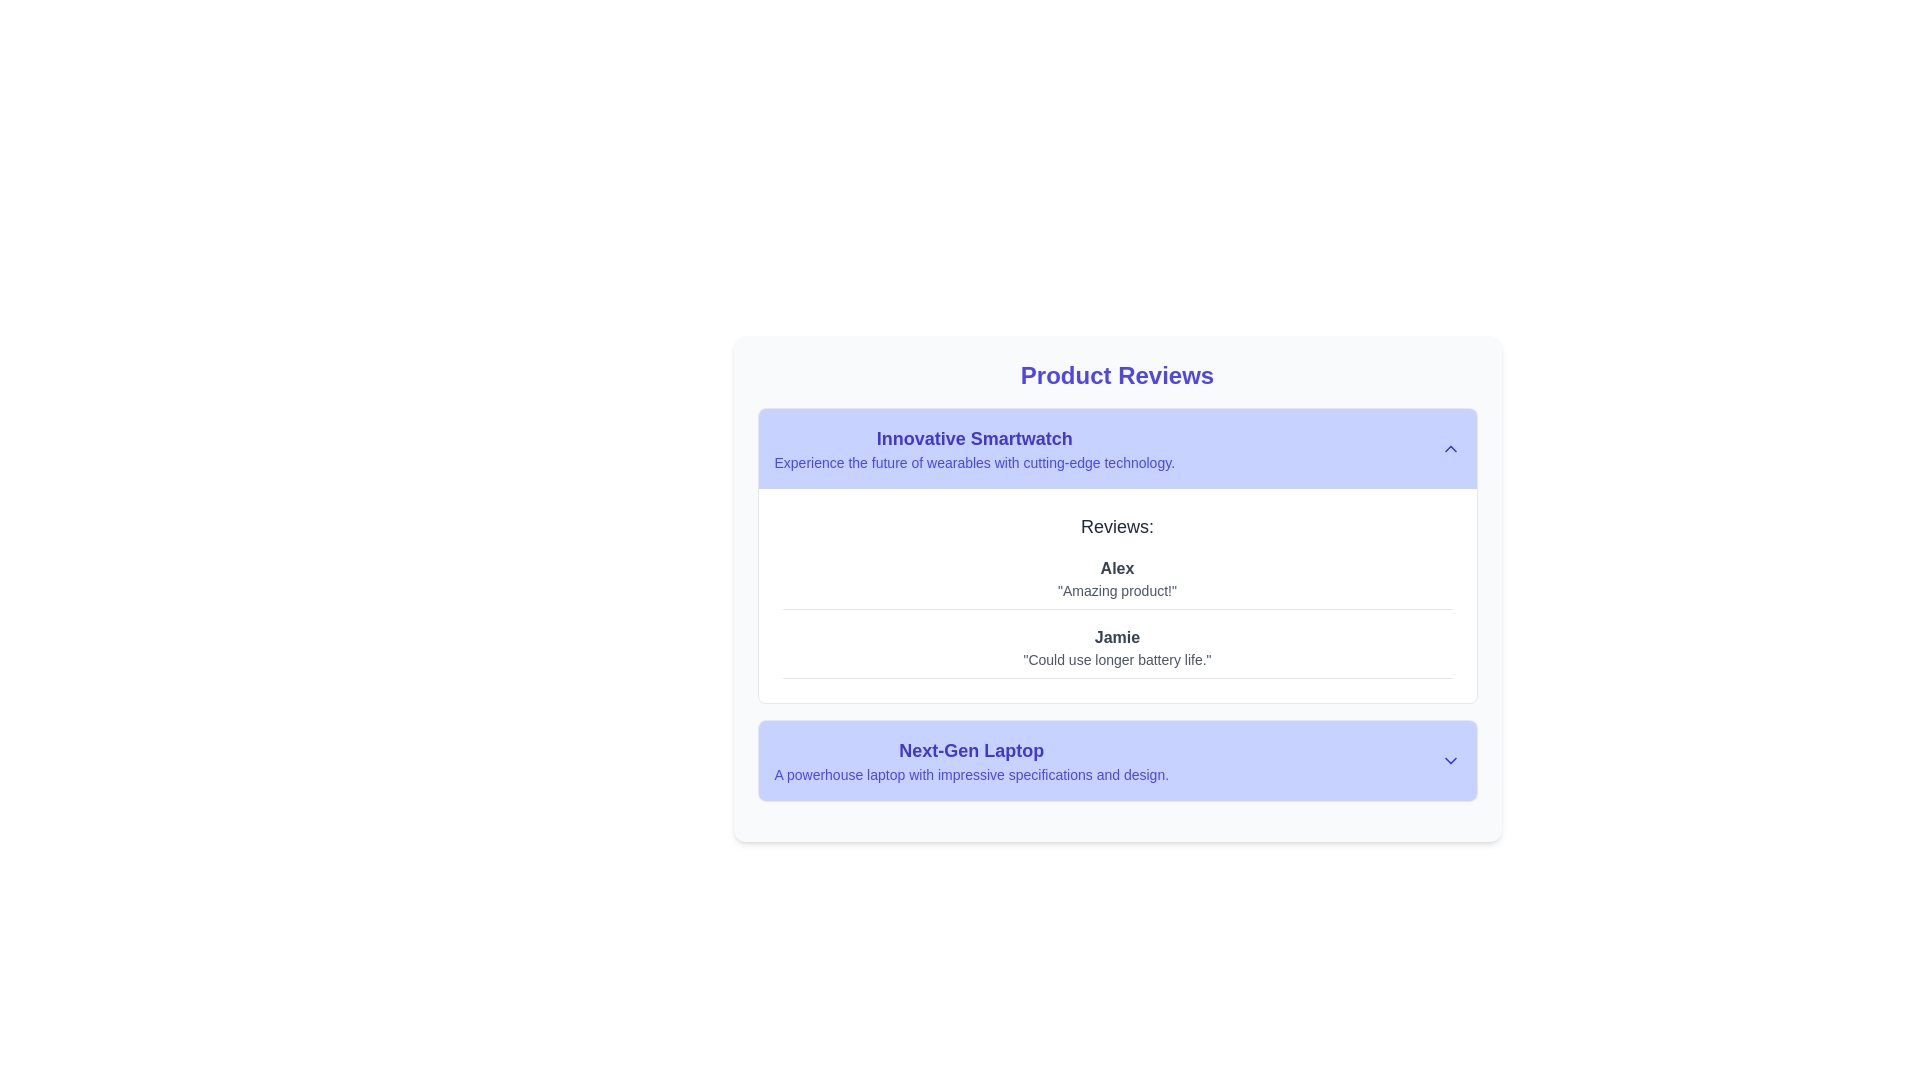  Describe the element at coordinates (1450, 760) in the screenshot. I see `the downward-pointing indigo chevron icon located at the far right of the product description for 'Next-Gen Laptop'` at that location.